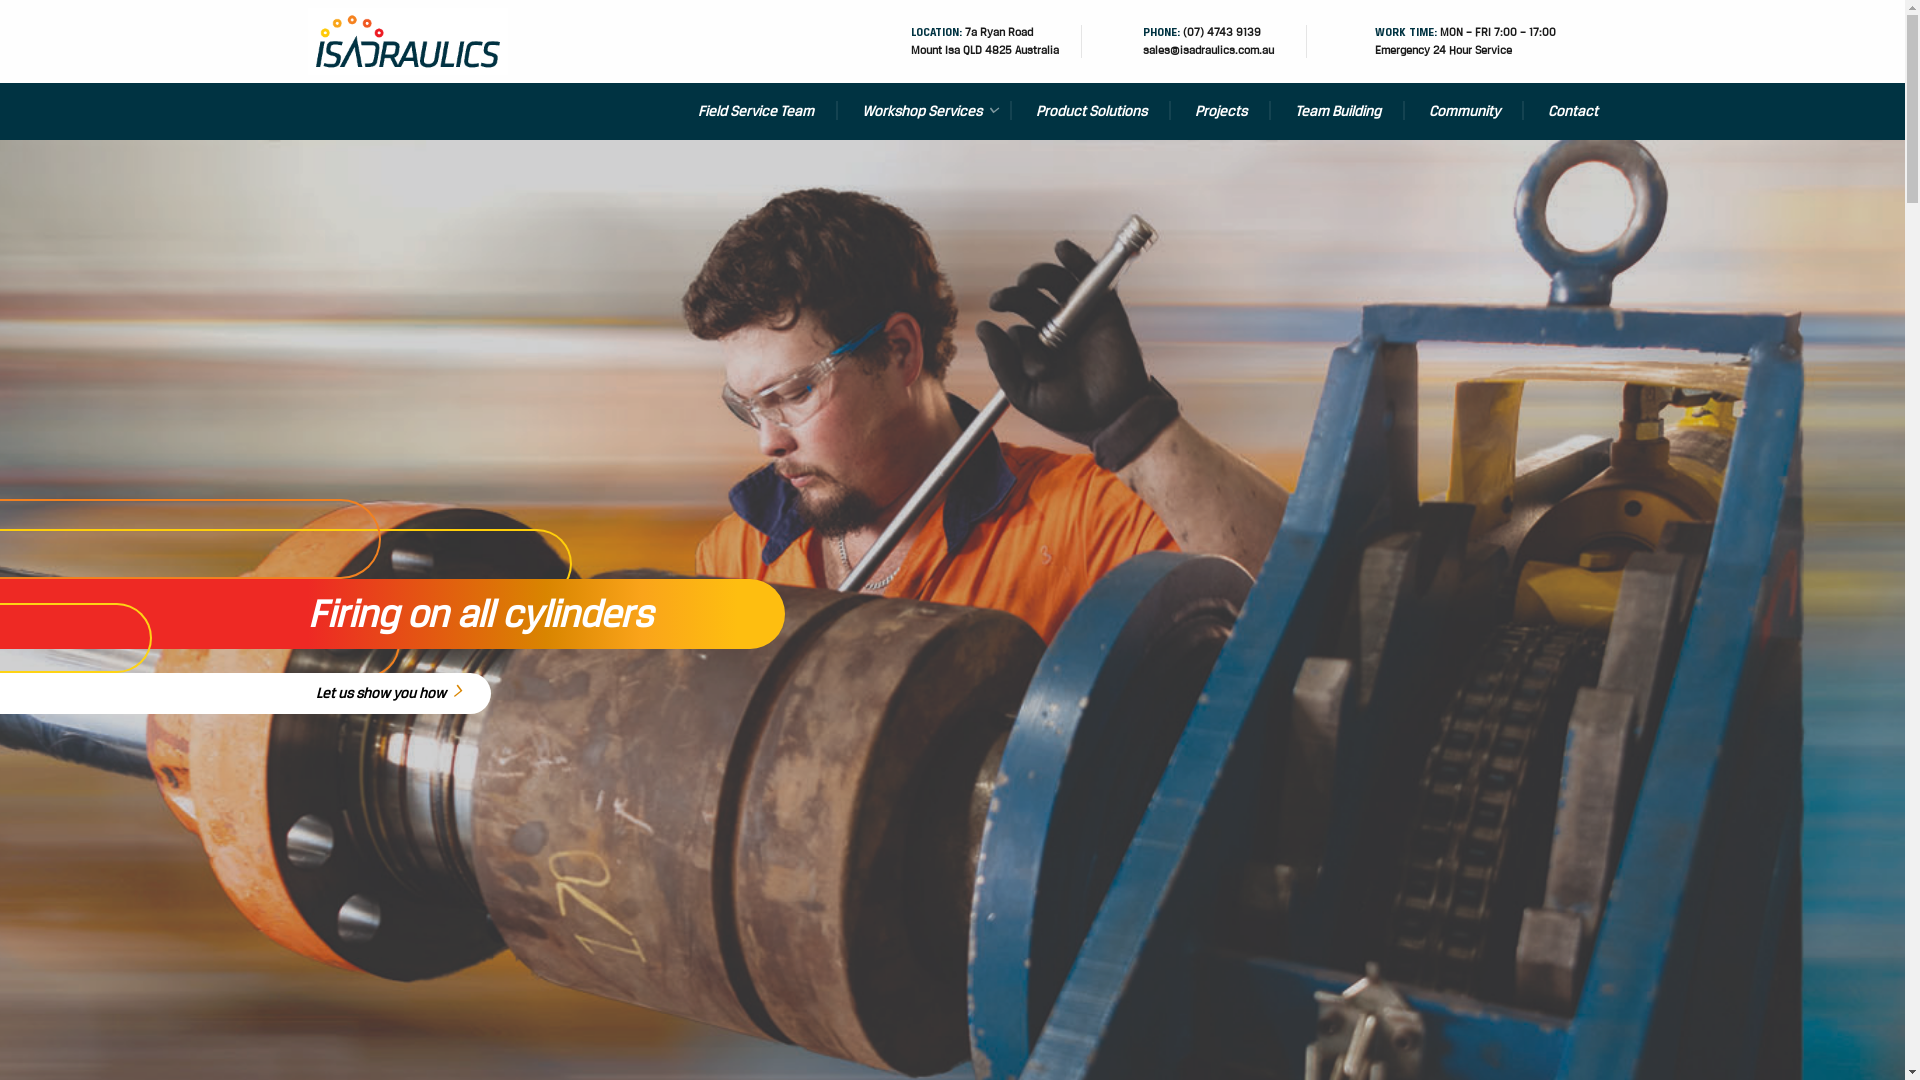 This screenshot has height=1080, width=1920. I want to click on 'Projects', so click(1218, 111).